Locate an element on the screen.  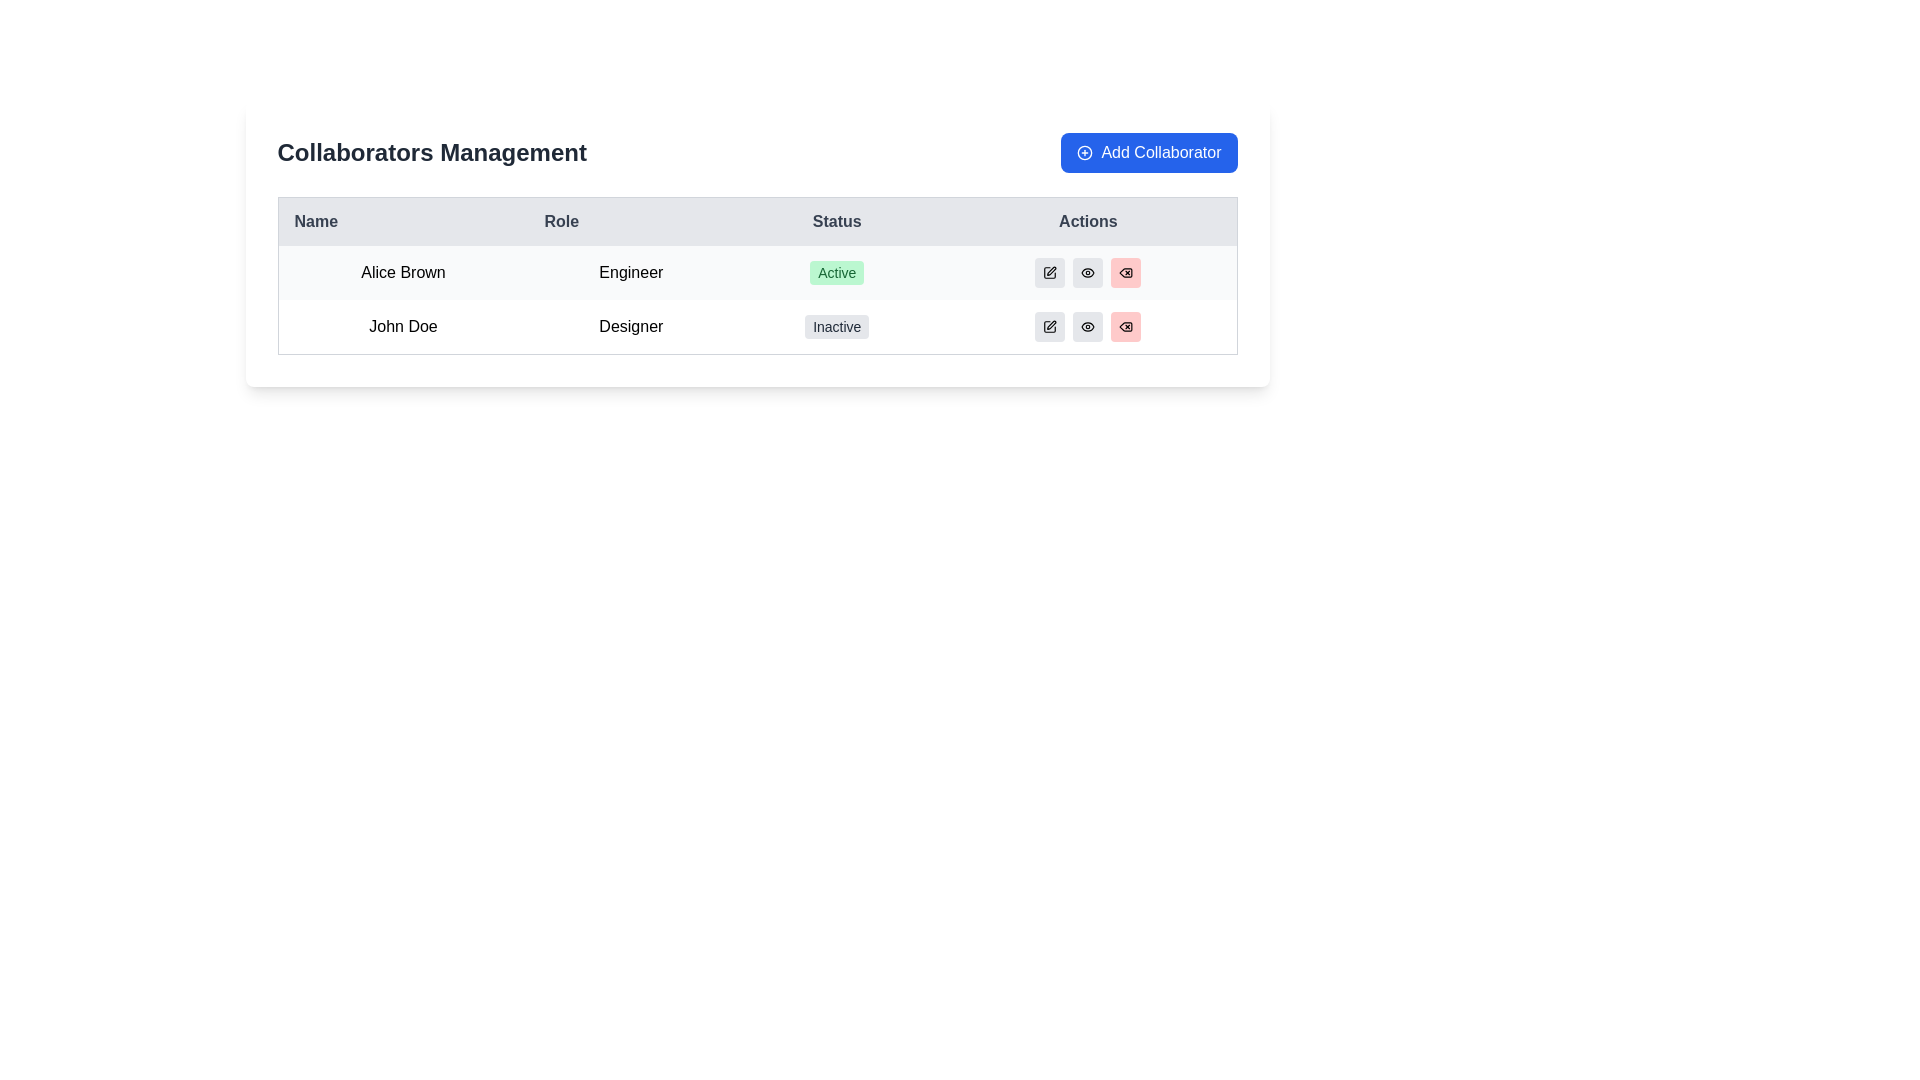
the text label identifying the name of an individual located in the second row of the table under the 'Name' column is located at coordinates (402, 326).